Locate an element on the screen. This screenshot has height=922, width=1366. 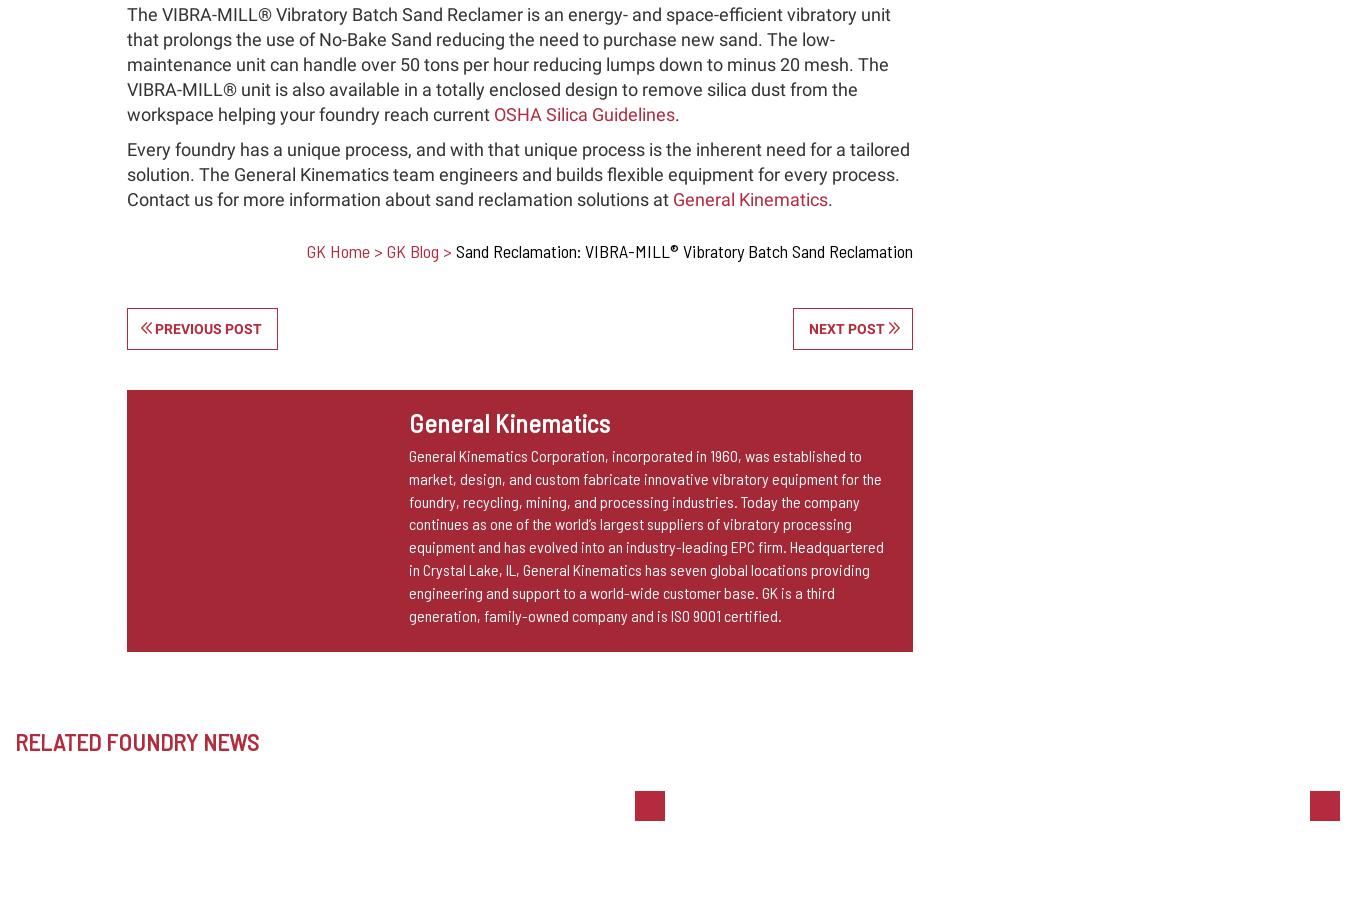
'General Kinematics Corporation, incorporated in 1960, was established to market, design, and custom fabricate innovative vibratory equipment for the foundry, recycling, mining, and processing industries. Today the company continues as one of the world’s largest suppliers of vibratory processing equipment and has evolved into an industry-leading EPC firm. Headquartered in Crystal Lake, IL, General Kinematics has seven global locations providing engineering and support to a world-wide customer base. GK is a third generation, family-owned company and is ISO 9001 certified.' is located at coordinates (644, 534).